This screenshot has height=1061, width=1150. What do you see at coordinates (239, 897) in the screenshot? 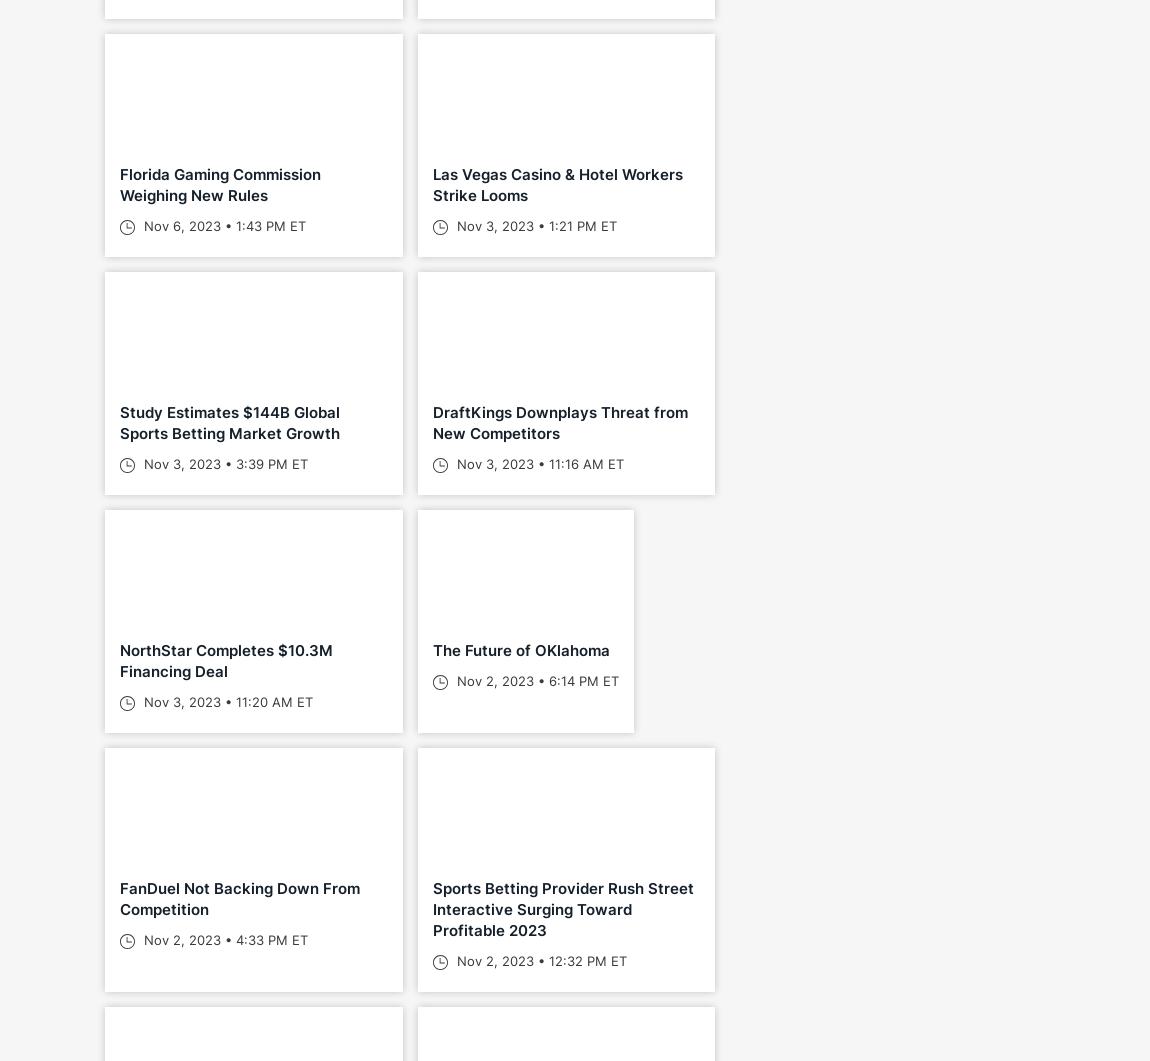
I see `'FanDuel Not Backing Down From Competition'` at bounding box center [239, 897].